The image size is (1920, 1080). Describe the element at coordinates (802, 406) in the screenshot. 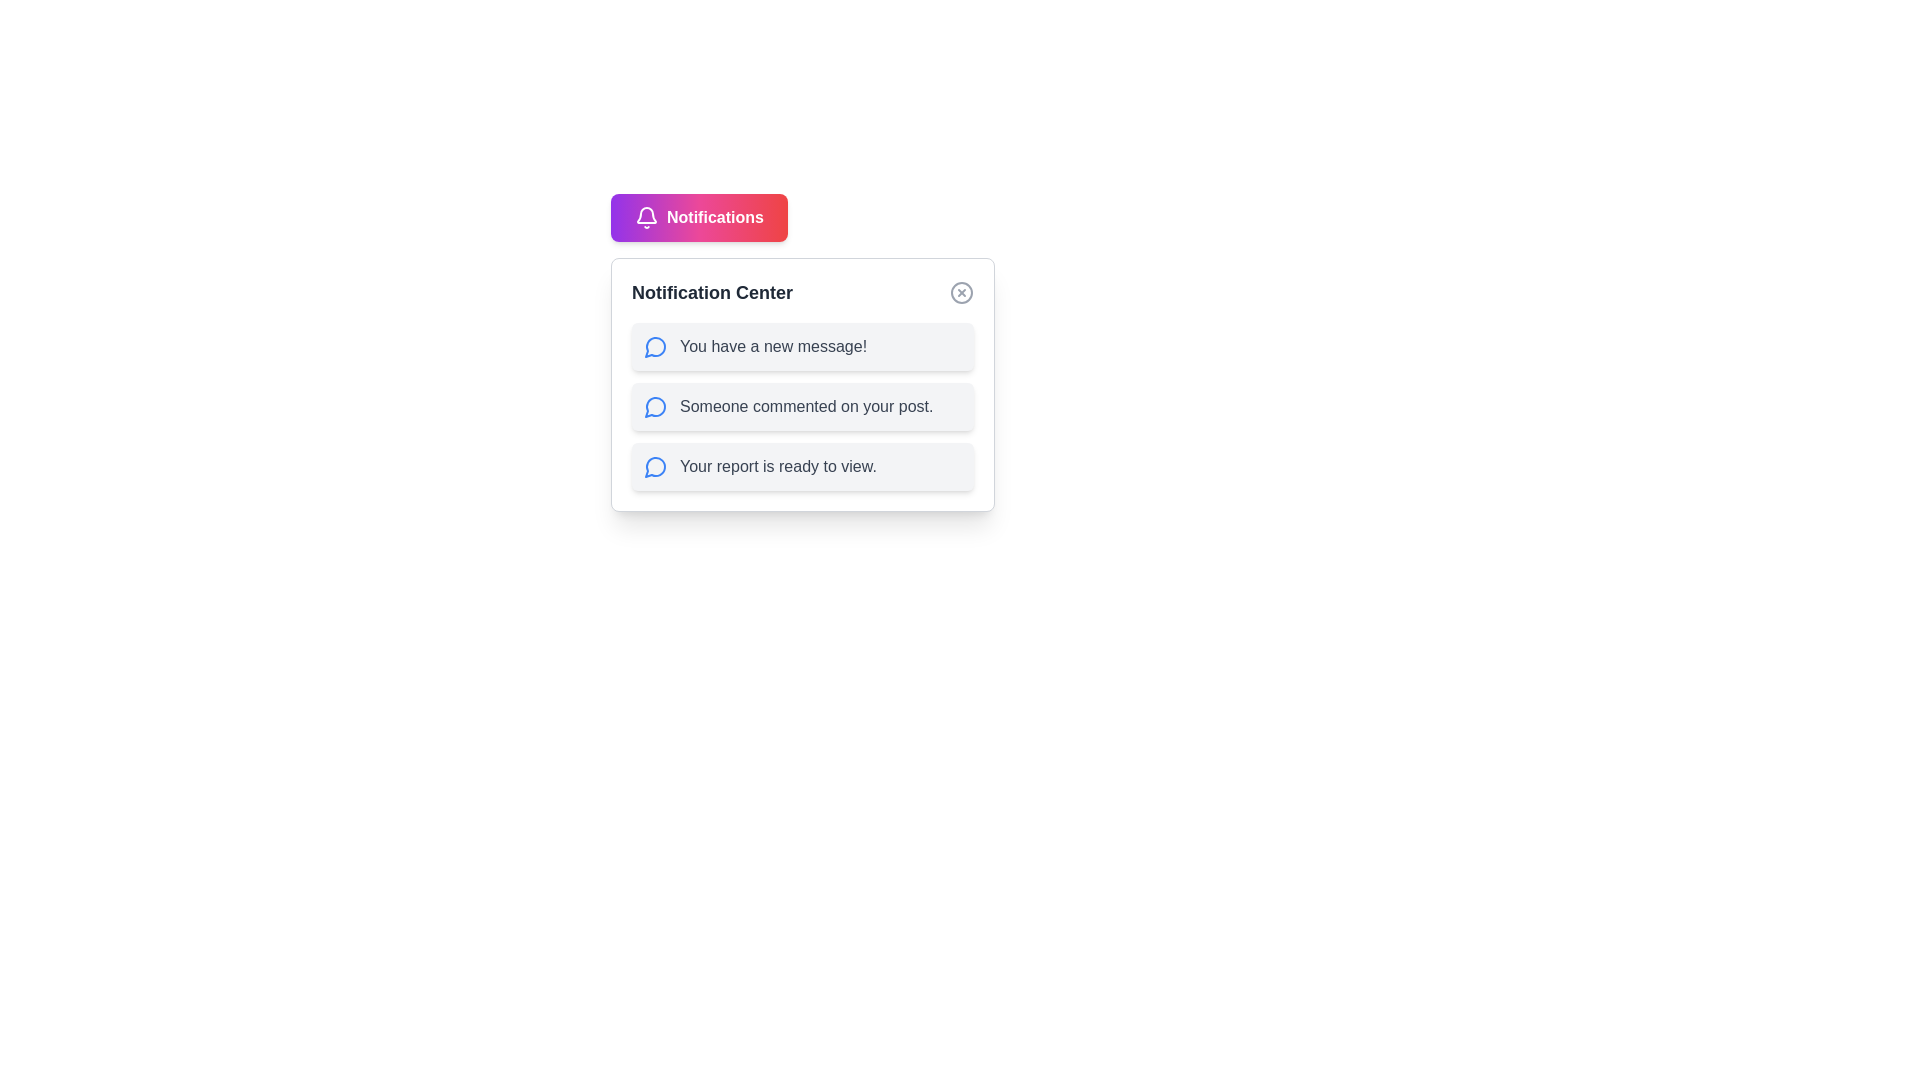

I see `an individual notification within the Notification Center modal, specifically targeting the stack of three rectangular cards that display messages` at that location.